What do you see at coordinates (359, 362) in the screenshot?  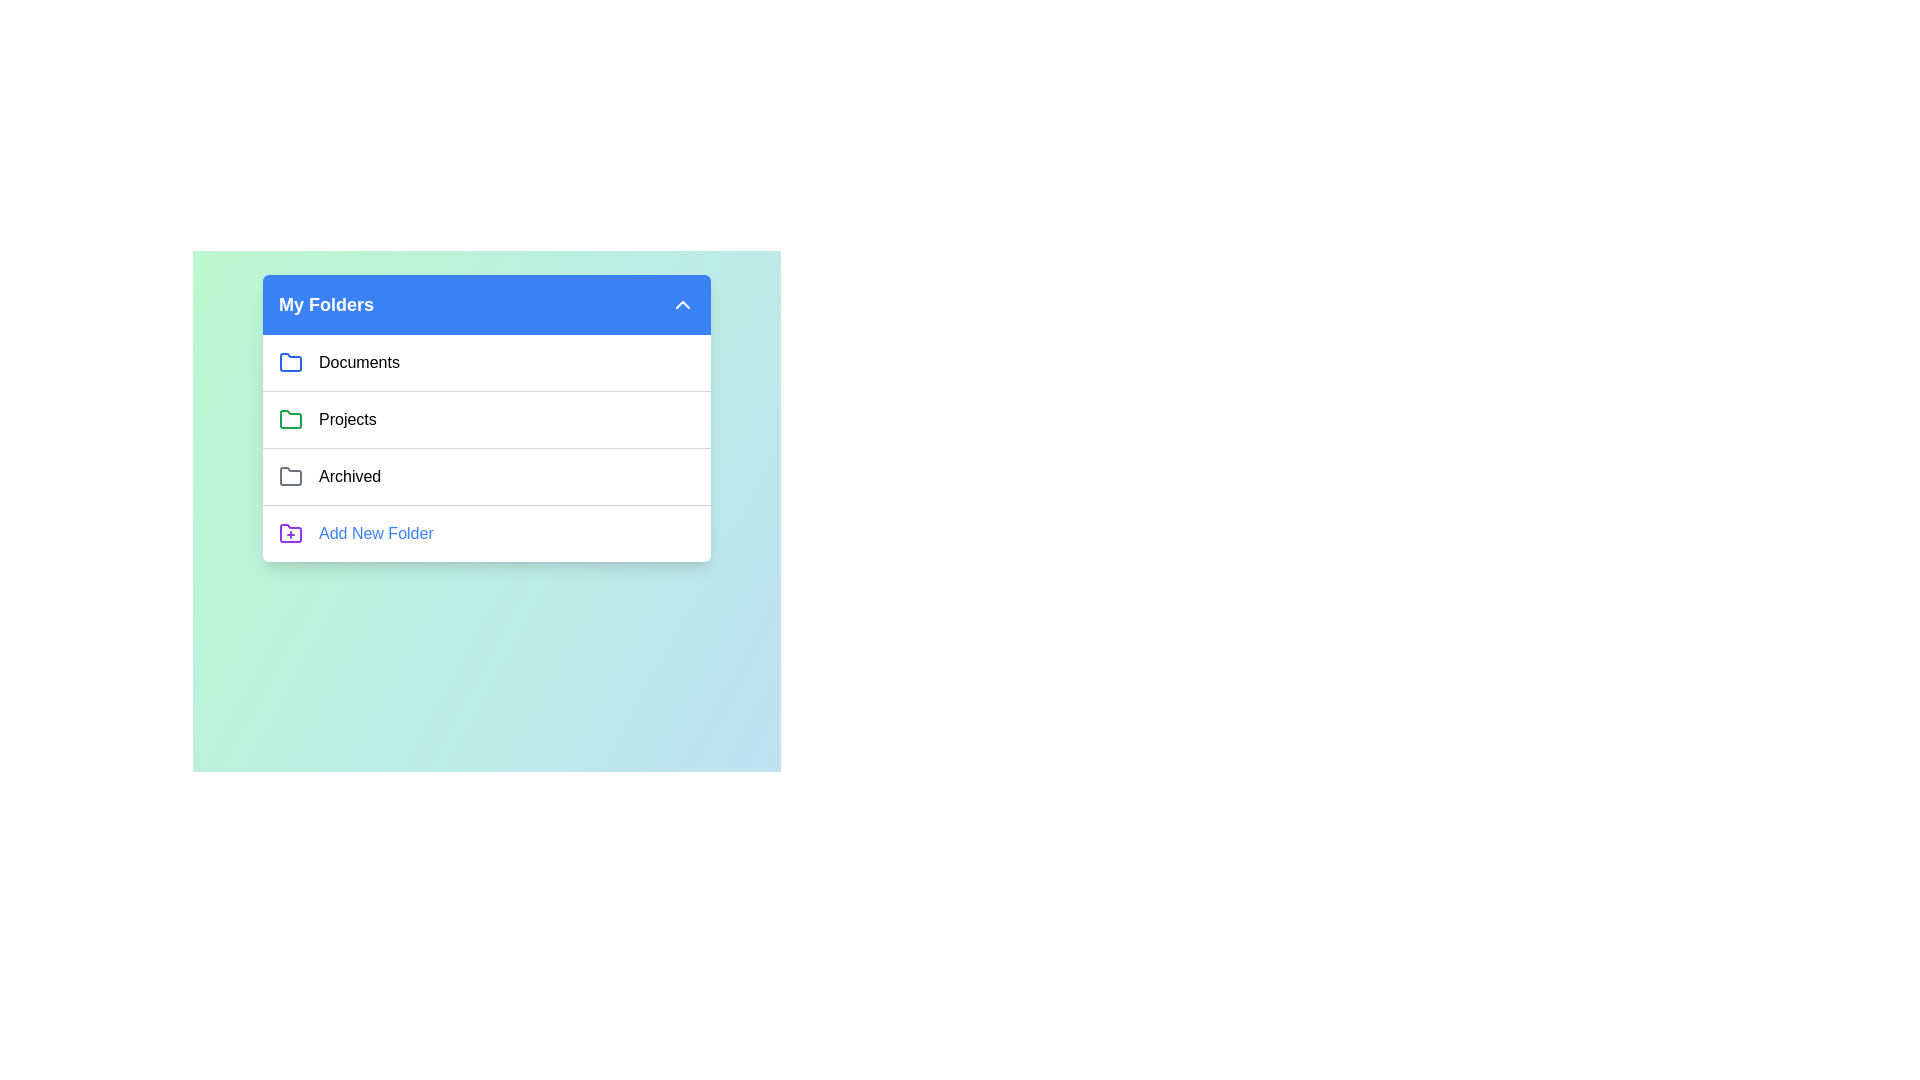 I see `the folder named Documents from the list` at bounding box center [359, 362].